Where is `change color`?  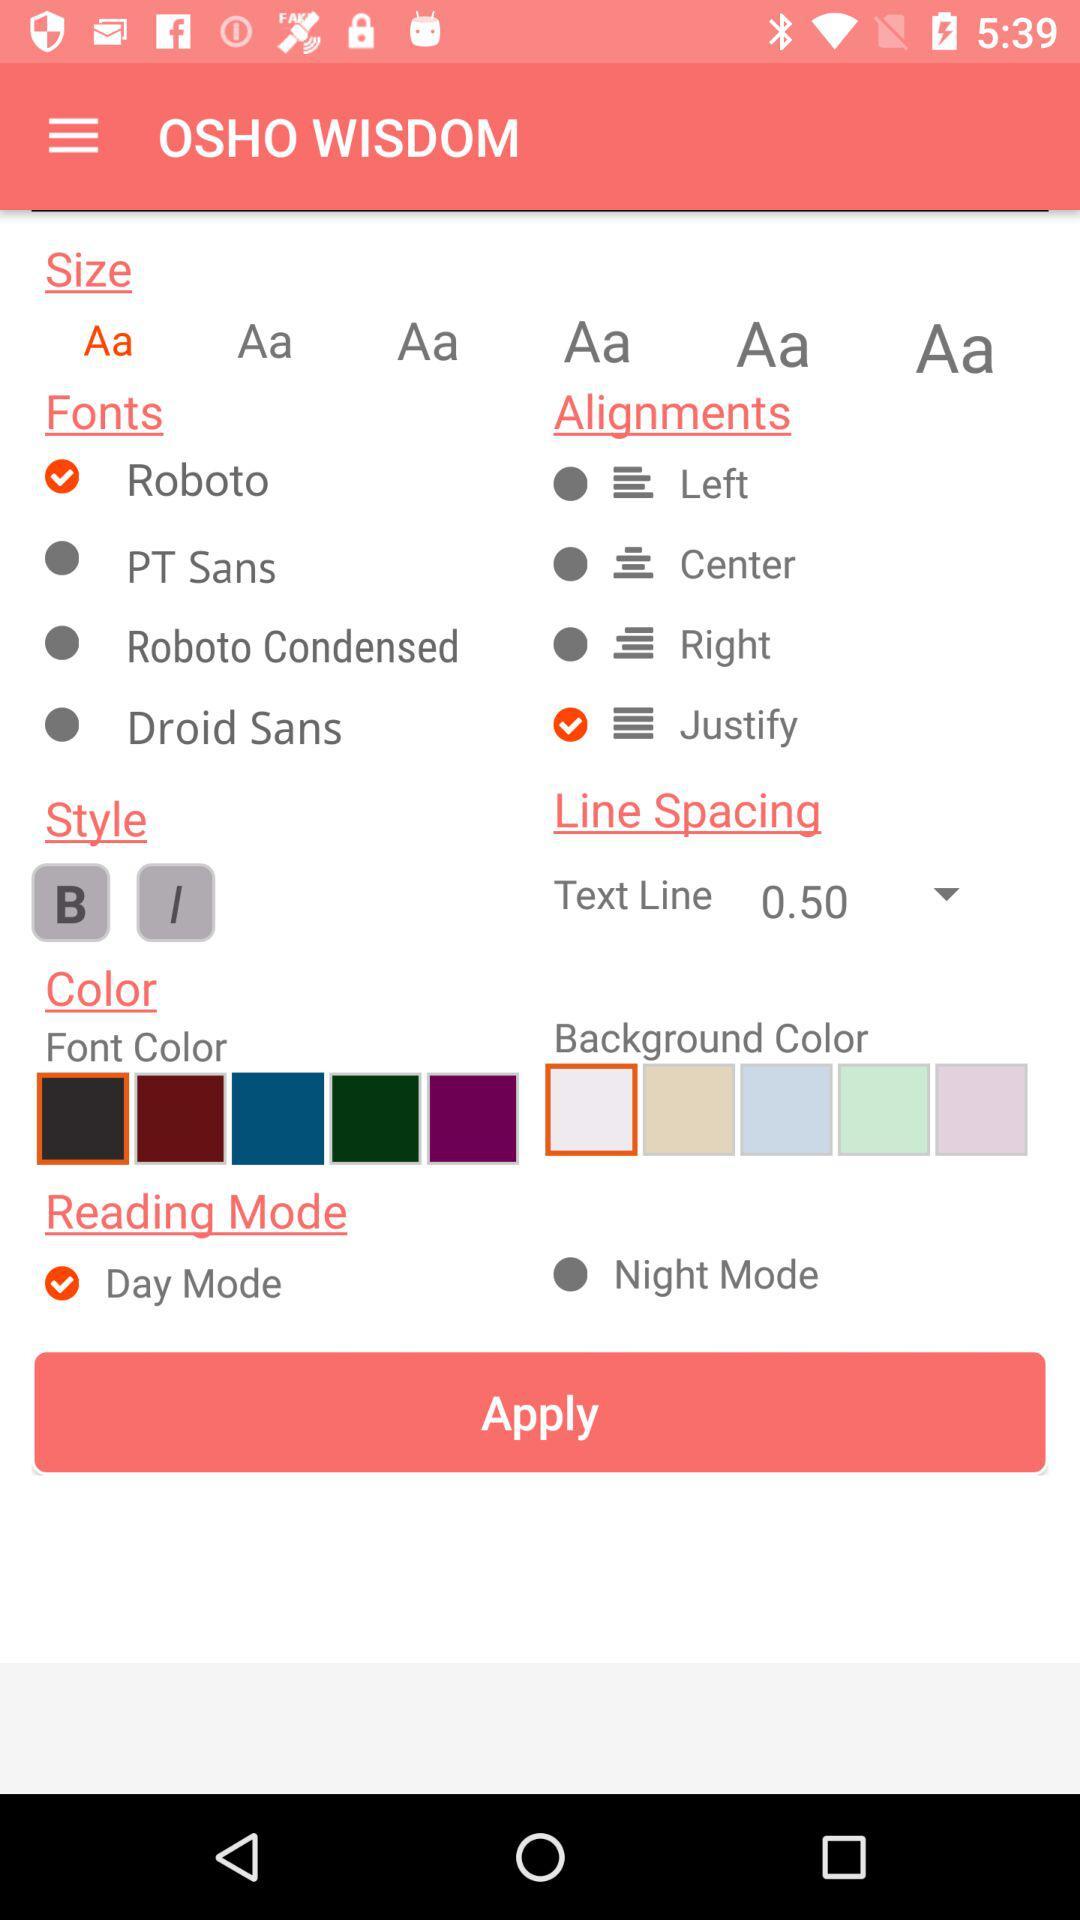 change color is located at coordinates (180, 1117).